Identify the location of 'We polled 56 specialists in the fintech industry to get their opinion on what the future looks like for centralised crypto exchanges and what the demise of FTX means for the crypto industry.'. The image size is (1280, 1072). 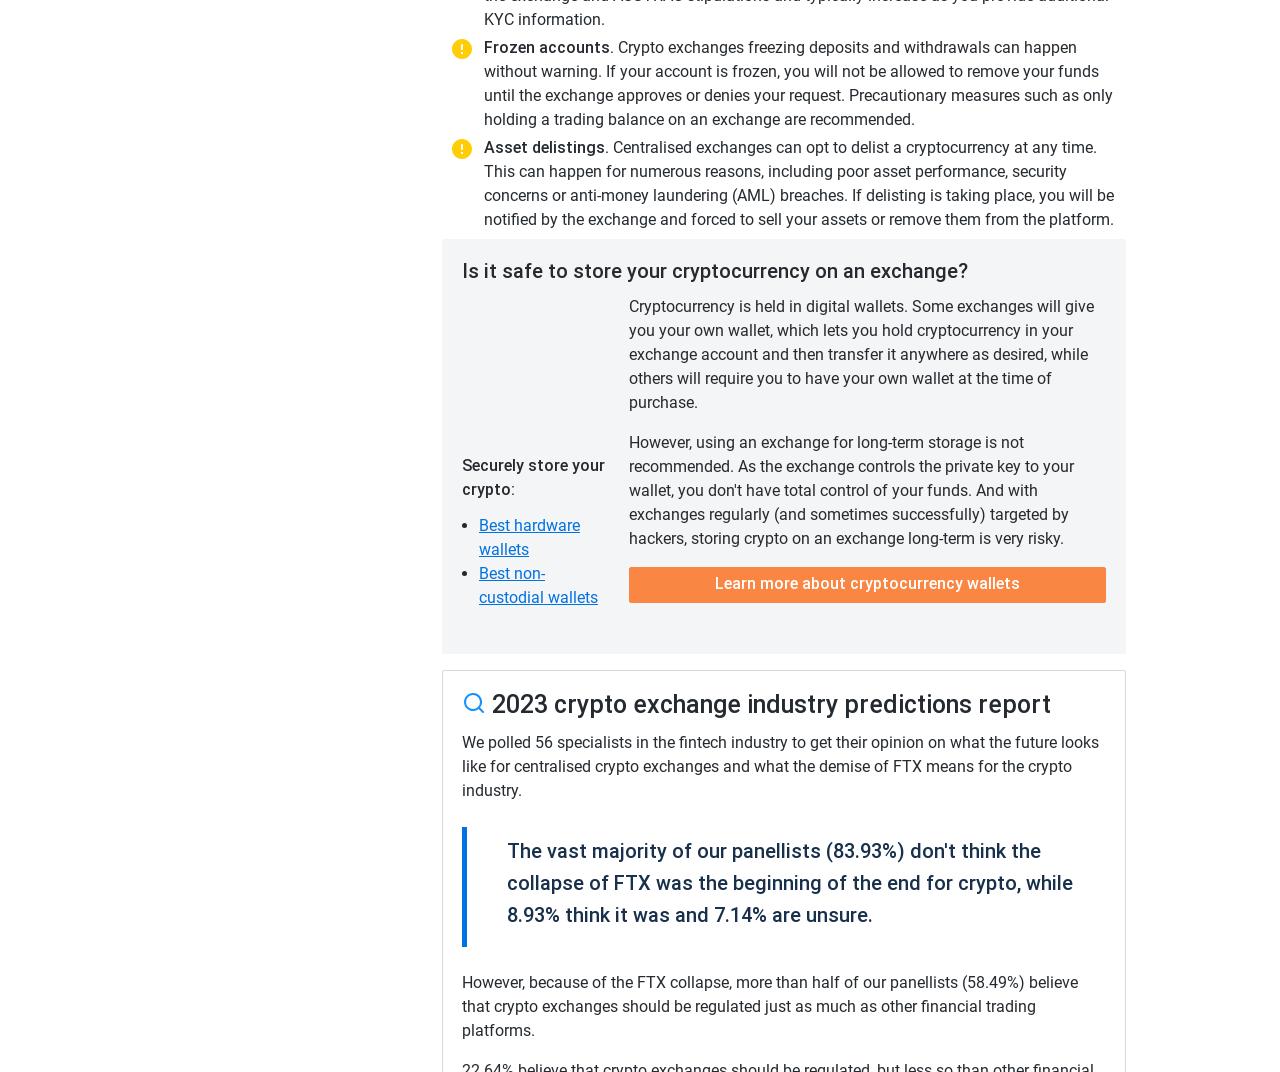
(779, 766).